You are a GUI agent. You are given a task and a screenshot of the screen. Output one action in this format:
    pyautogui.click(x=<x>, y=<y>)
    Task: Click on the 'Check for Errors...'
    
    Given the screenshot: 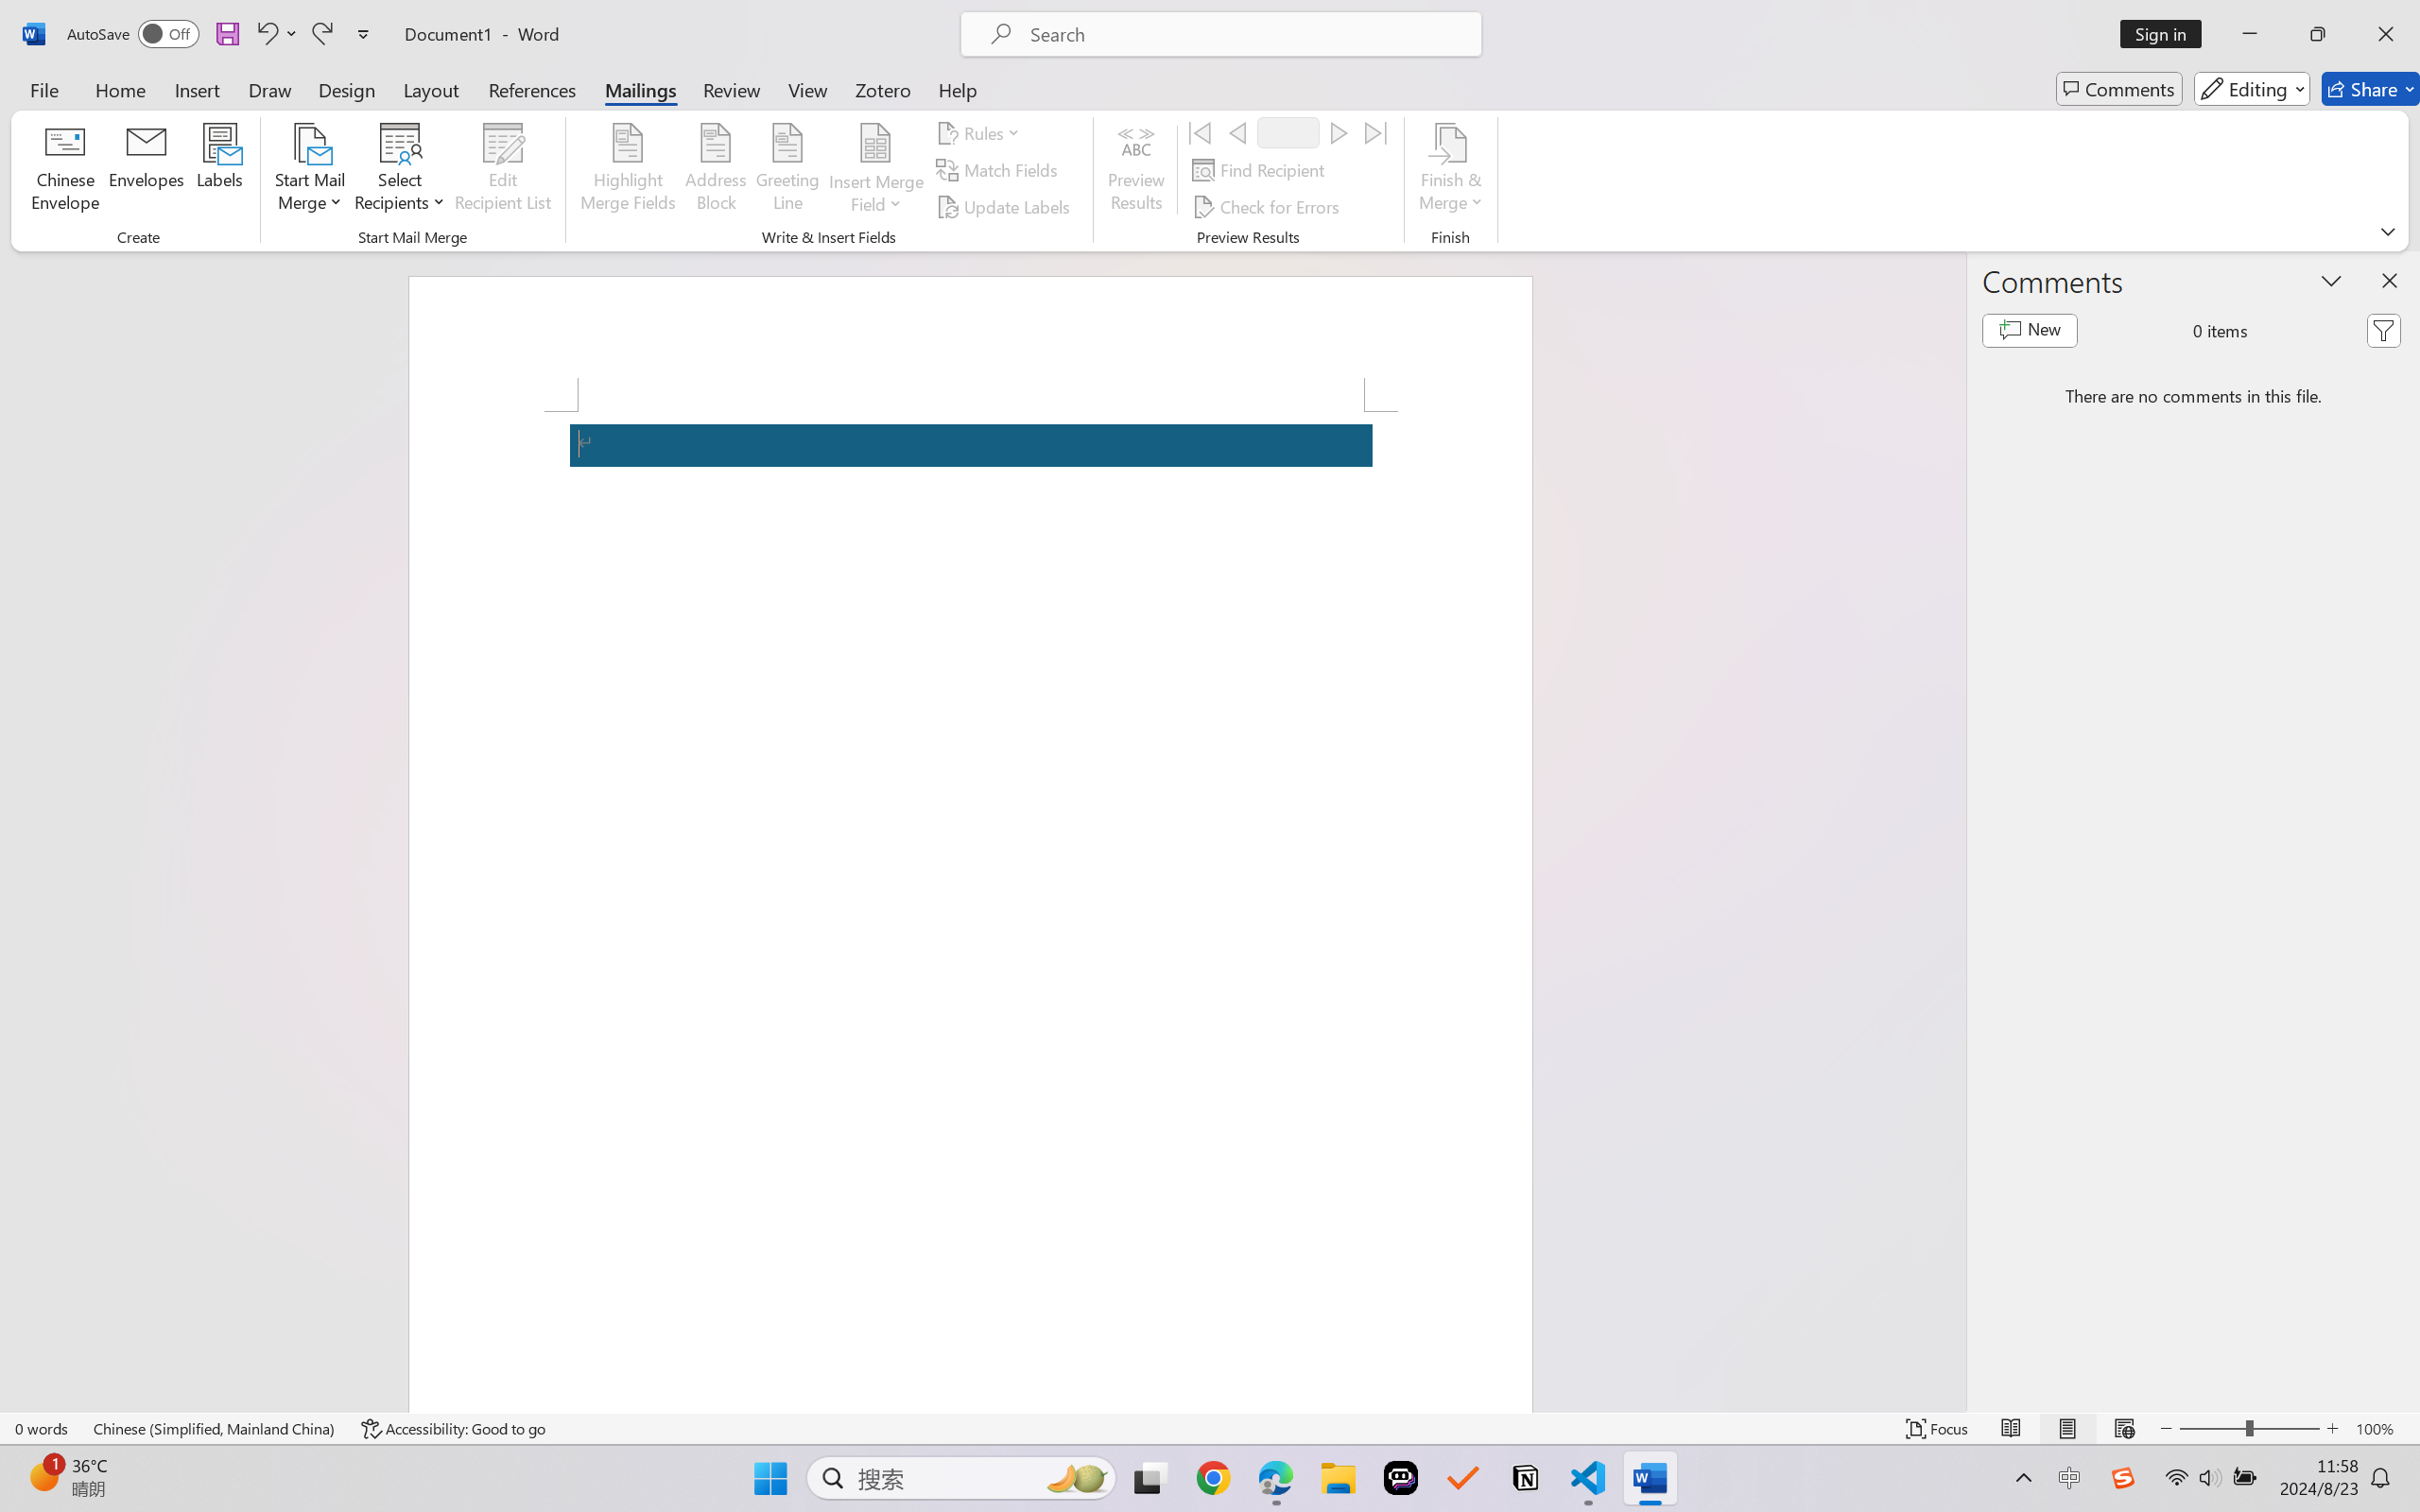 What is the action you would take?
    pyautogui.click(x=1269, y=207)
    